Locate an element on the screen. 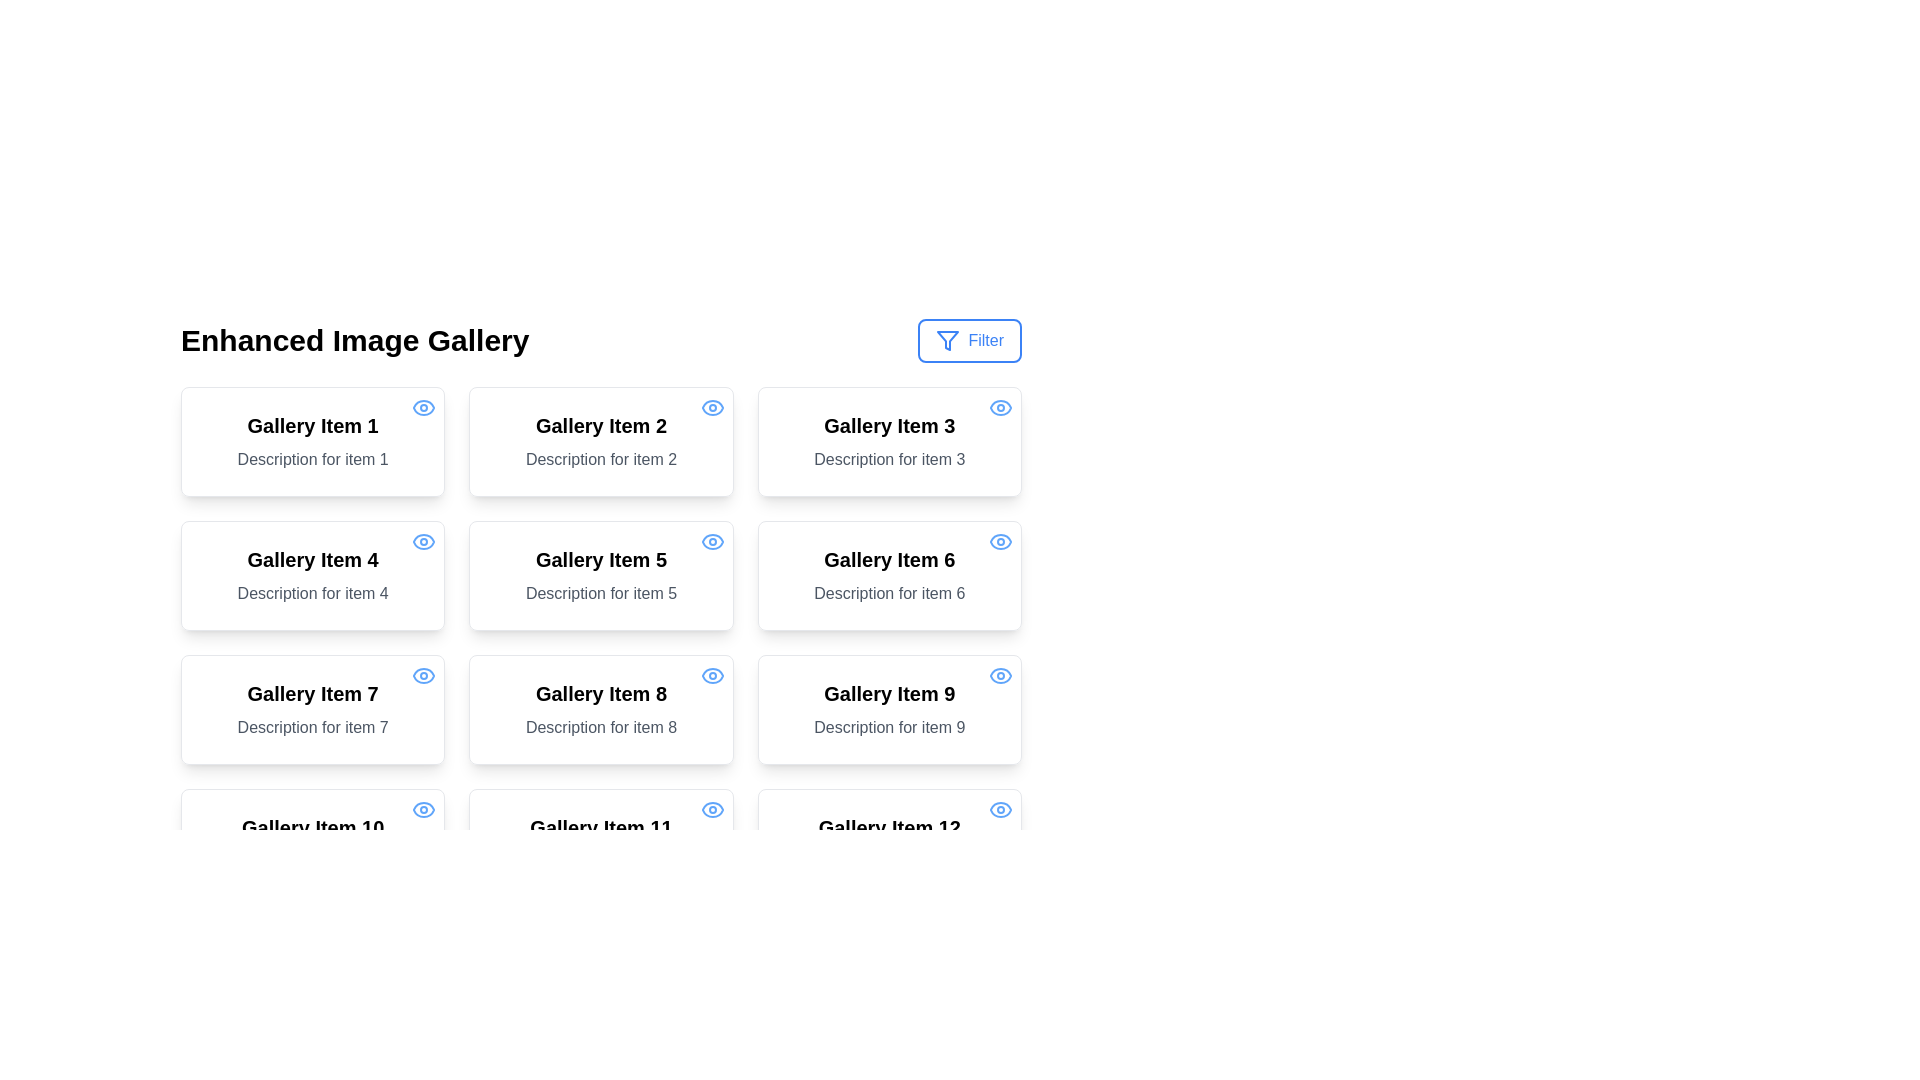  the text label displaying 'Gallery Item 8', which is styled with a larger, bold font and located in the second row and third column of the gallery item grid is located at coordinates (600, 693).